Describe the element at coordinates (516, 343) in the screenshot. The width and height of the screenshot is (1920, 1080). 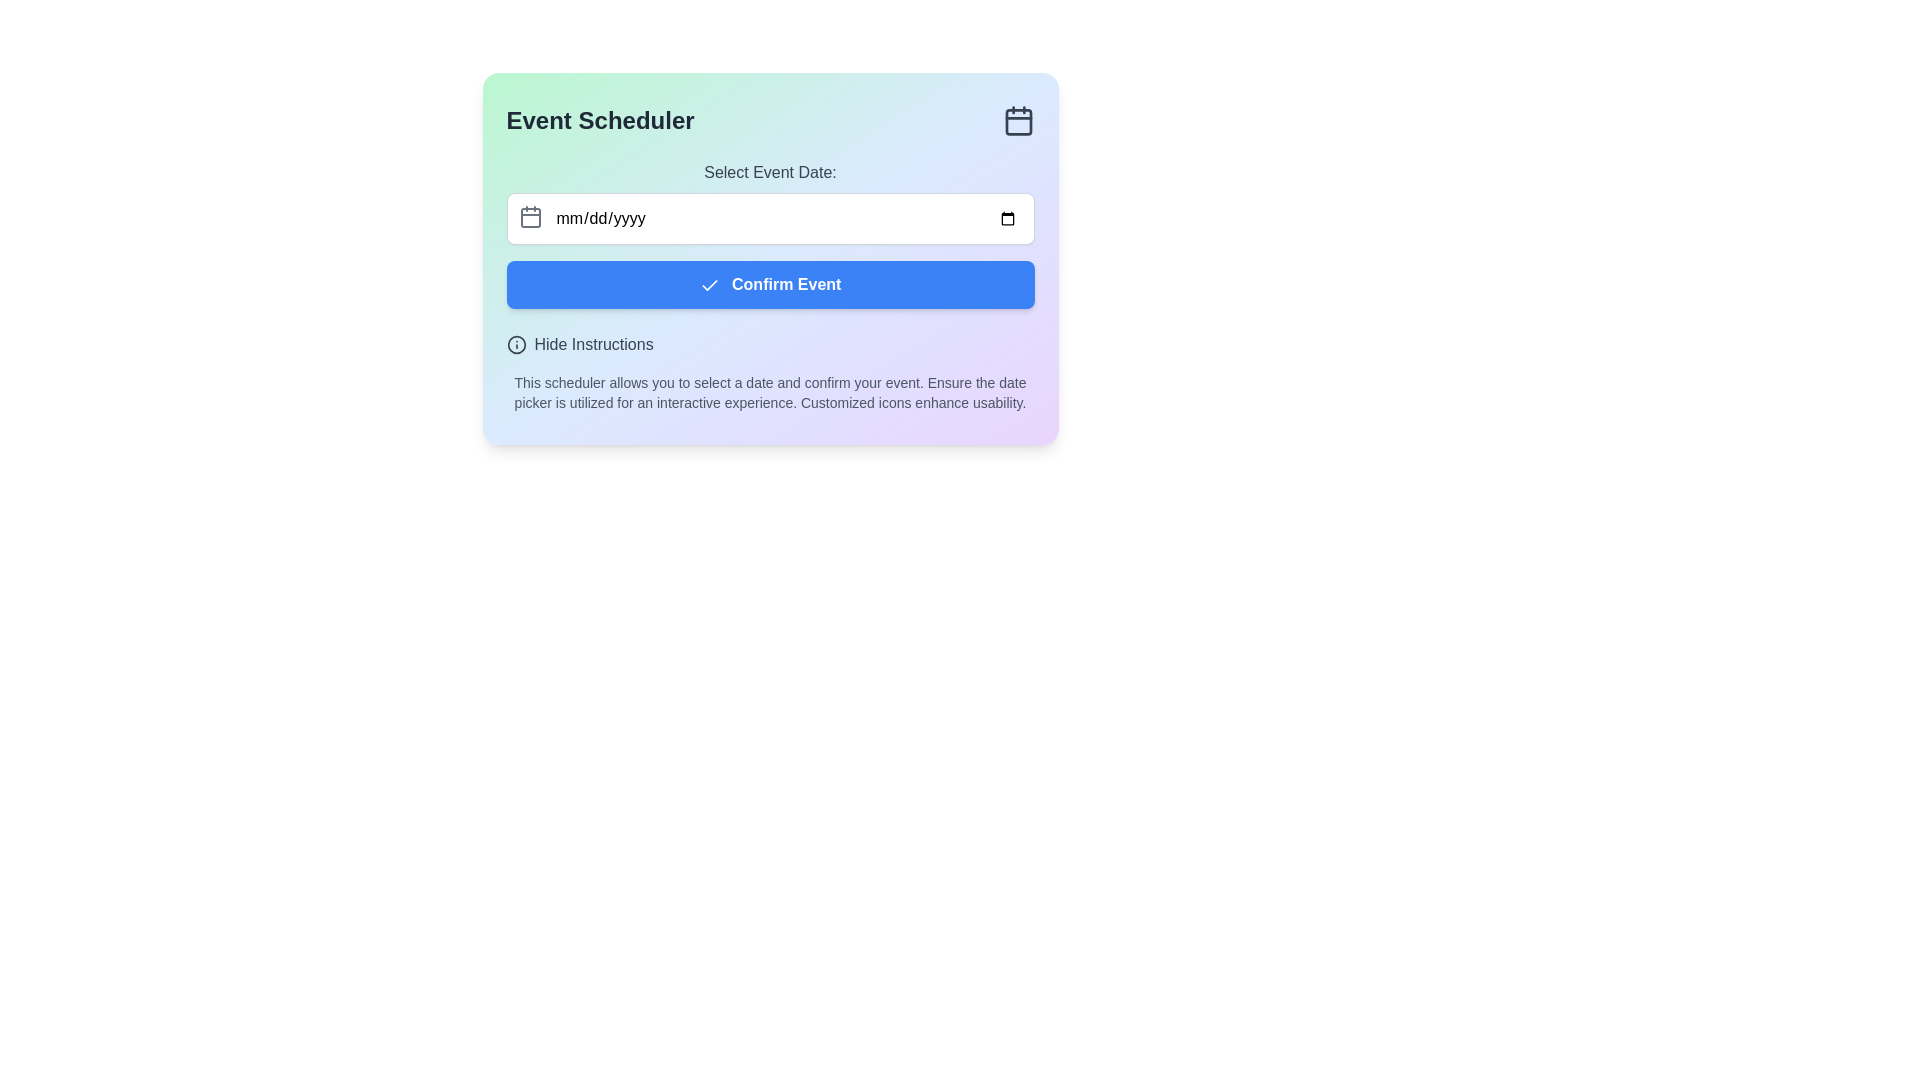
I see `the icon that indicates additional information related to the 'Hide Instructions' functionality, located at the beginning of the 'Hide Instructions' text element in the card layout` at that location.